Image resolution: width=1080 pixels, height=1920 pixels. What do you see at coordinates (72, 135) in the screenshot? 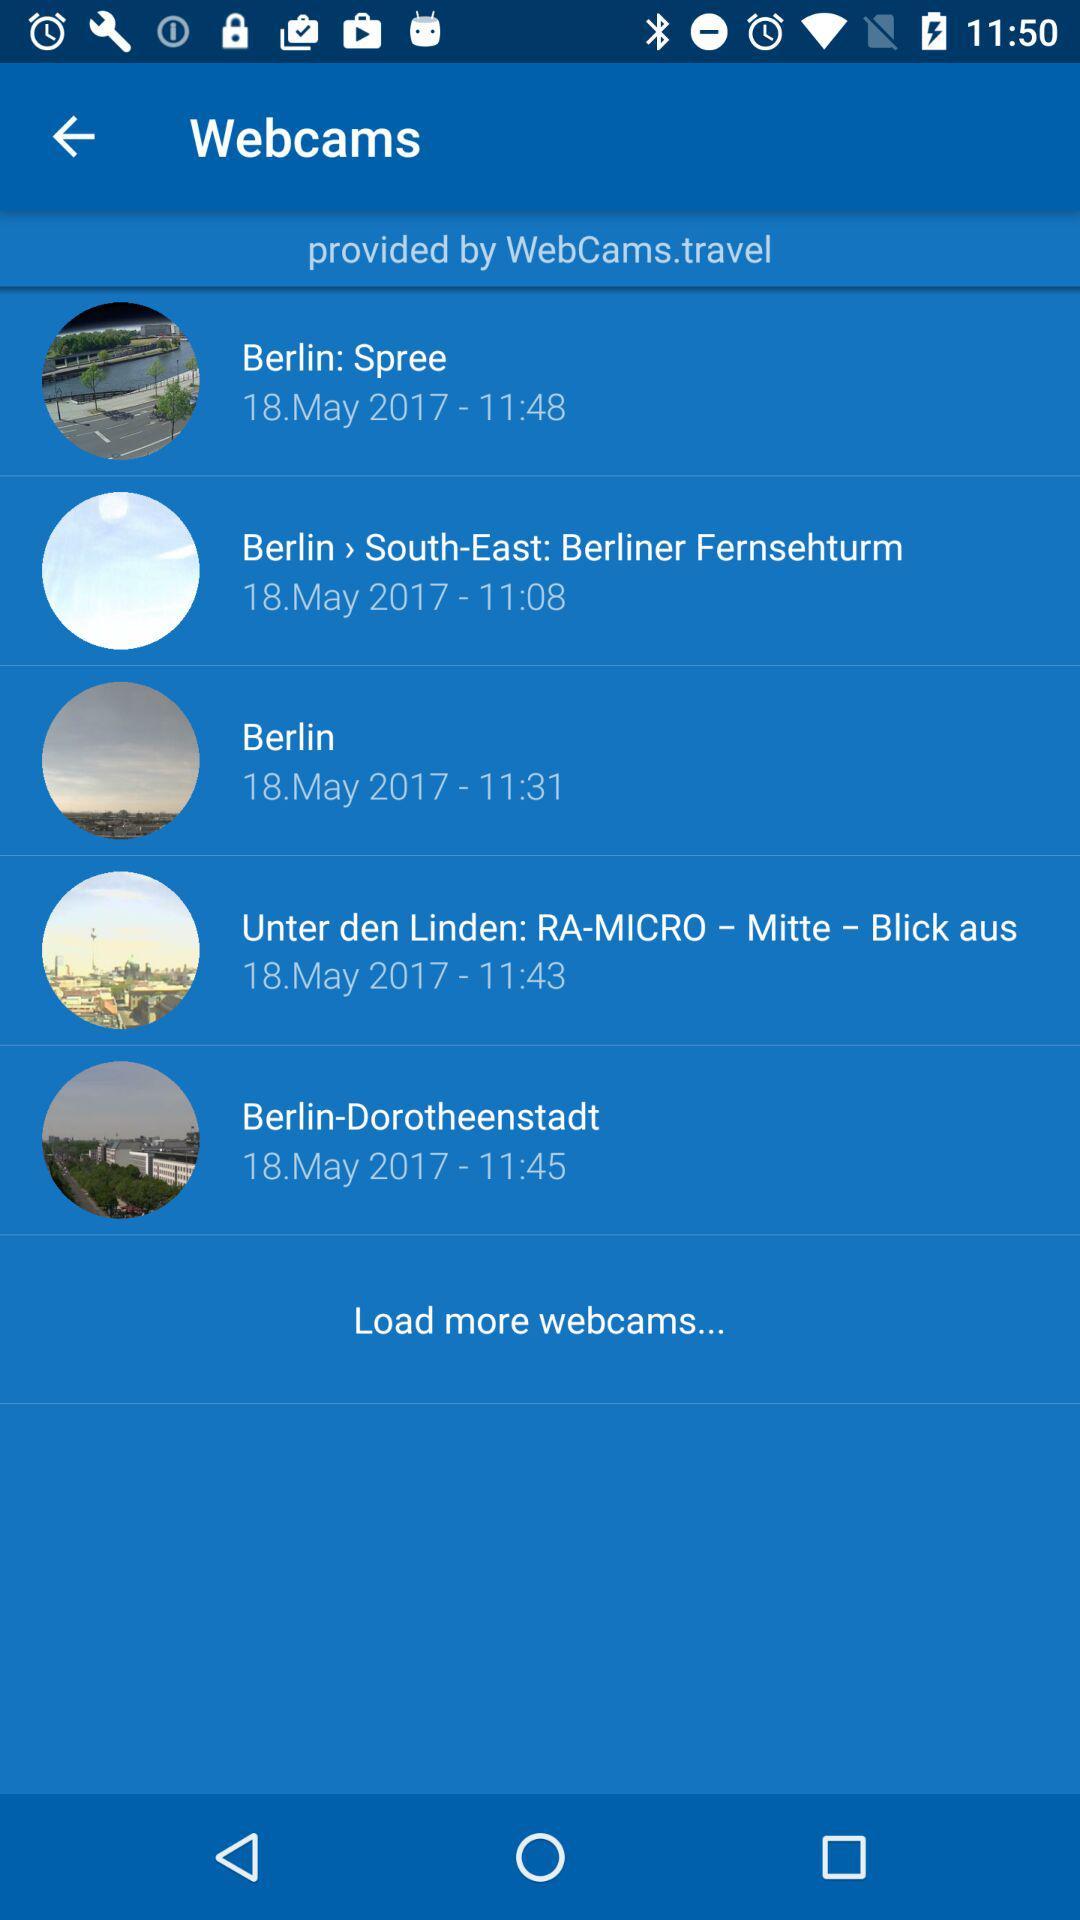
I see `the item to the left of webcams item` at bounding box center [72, 135].